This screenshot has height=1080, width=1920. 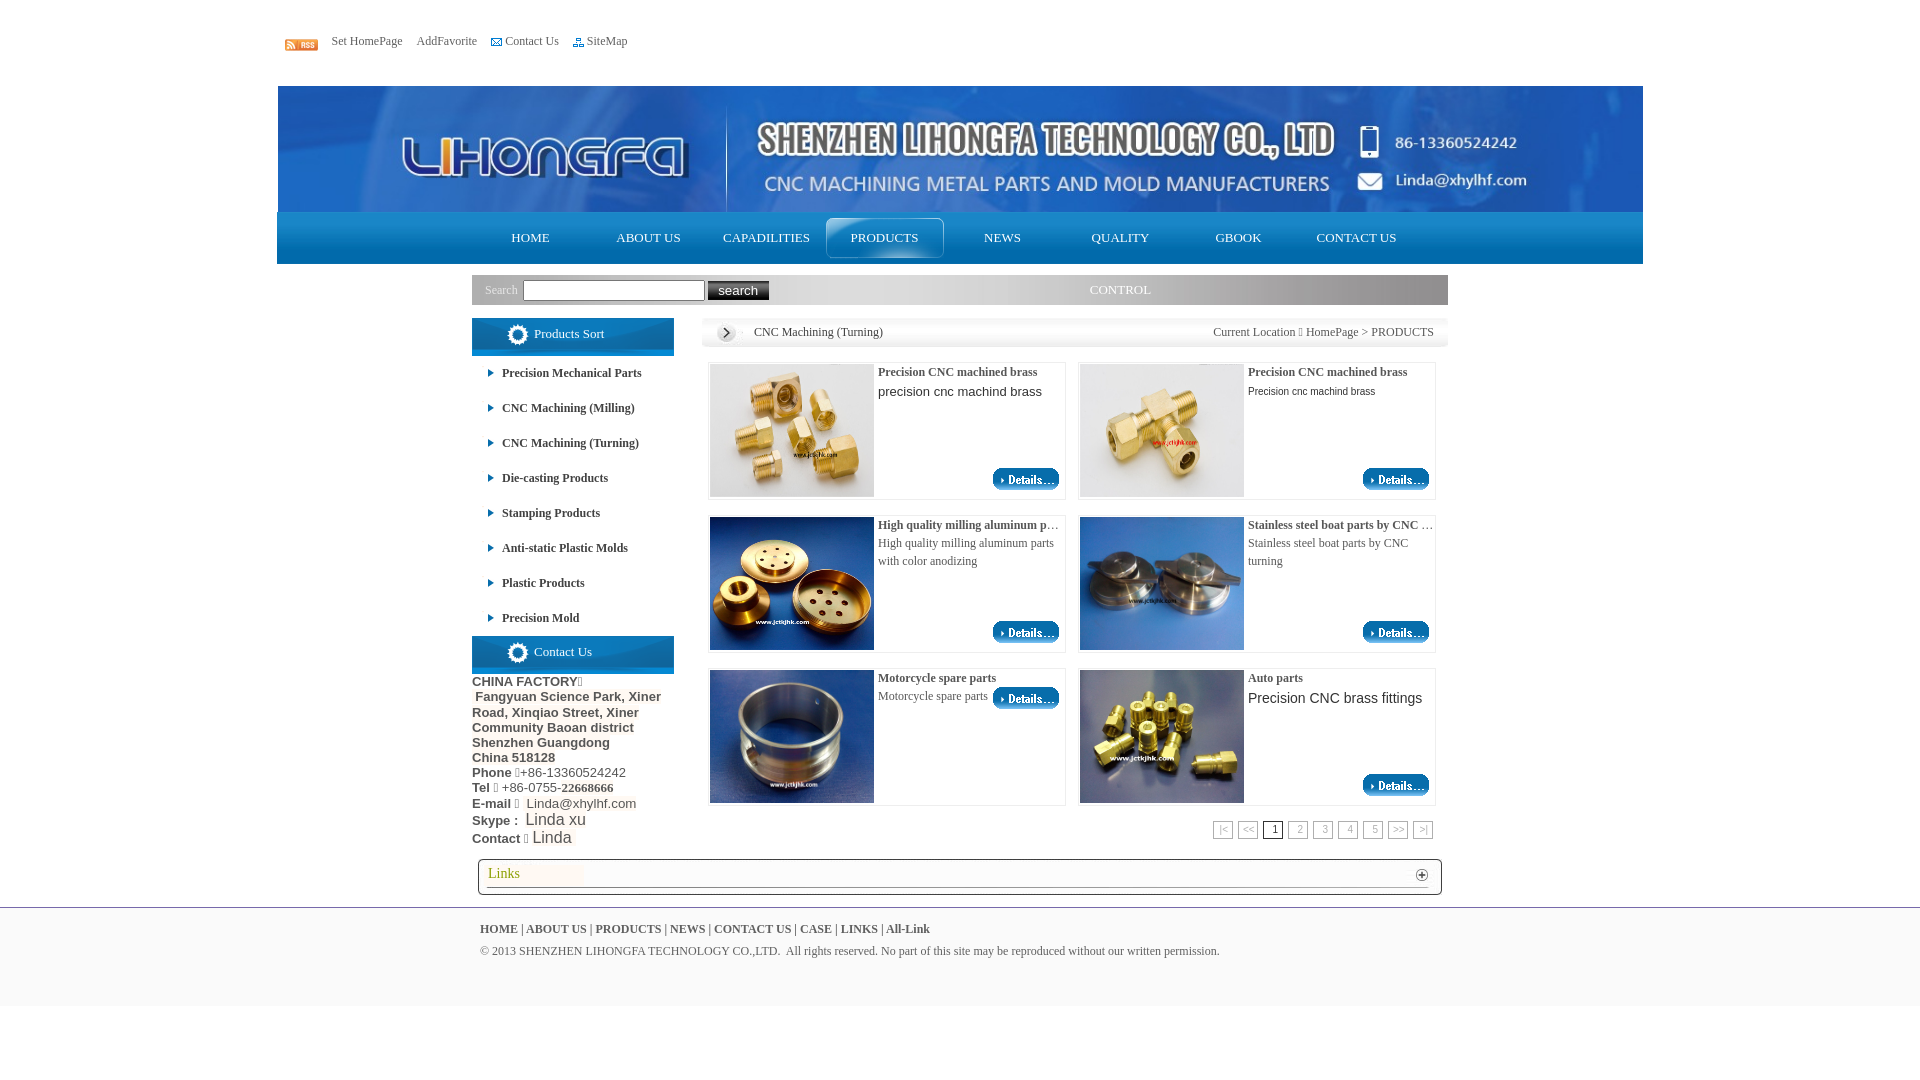 What do you see at coordinates (367, 41) in the screenshot?
I see `'Set HomePage'` at bounding box center [367, 41].